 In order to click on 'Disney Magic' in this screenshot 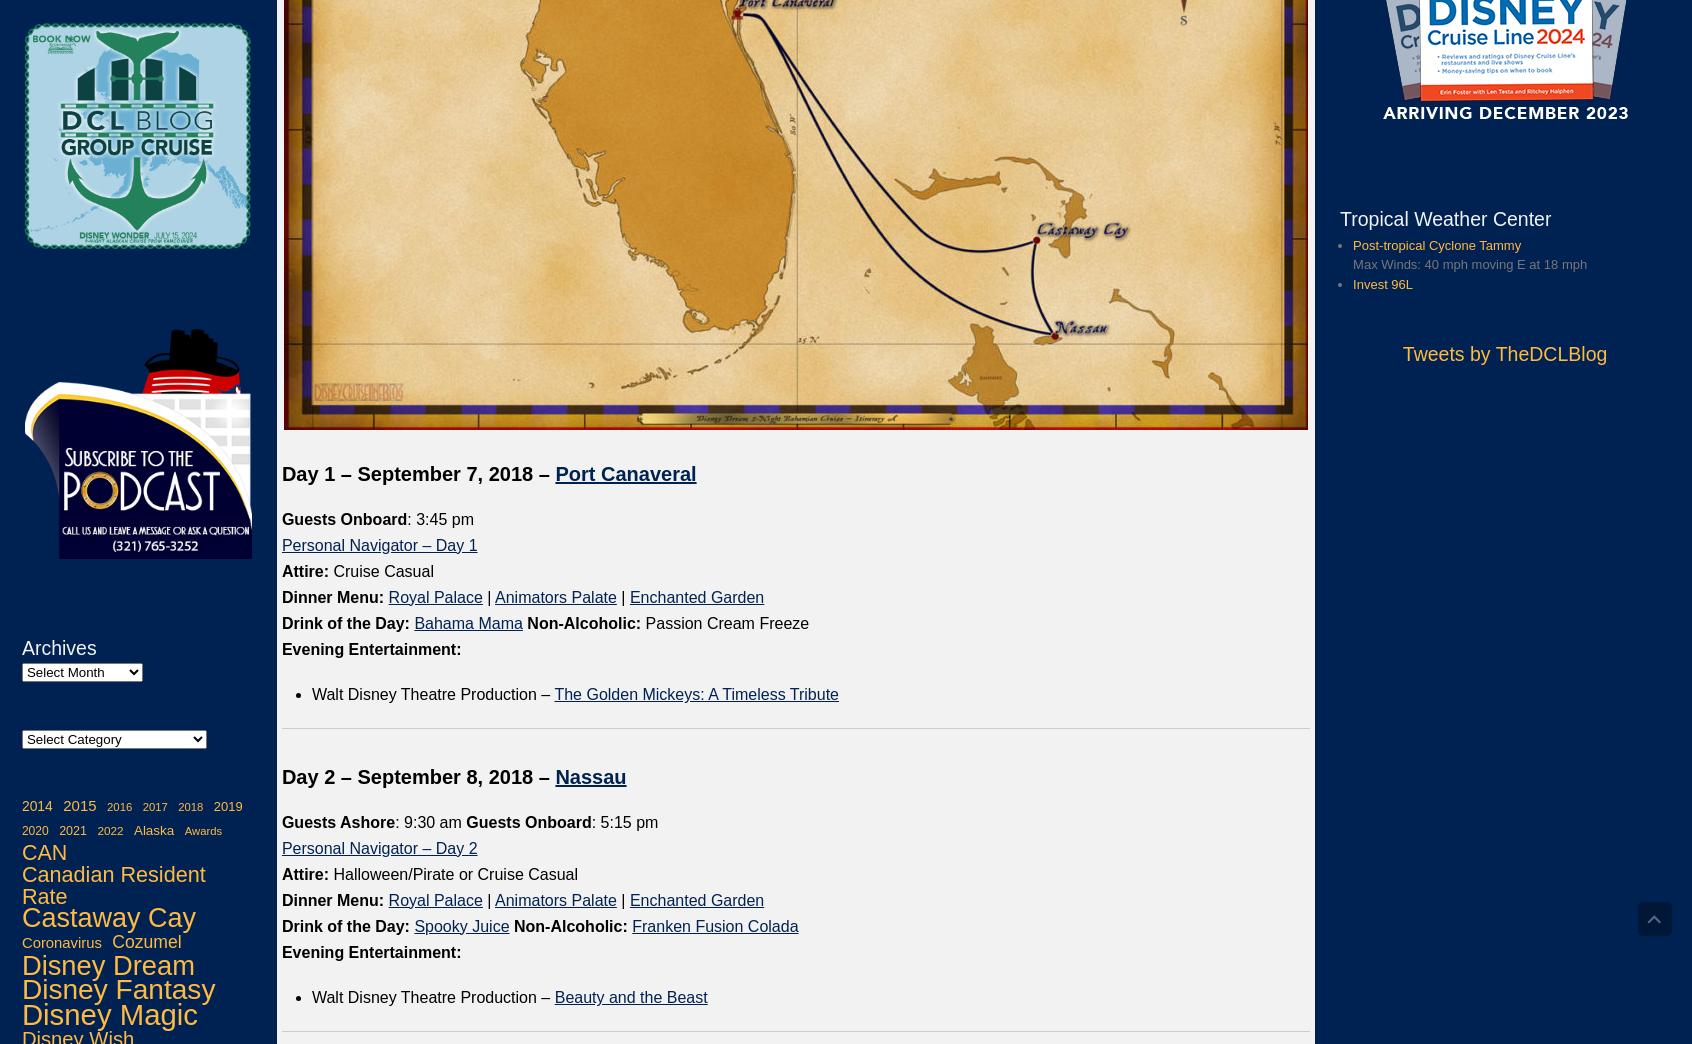, I will do `click(108, 1013)`.